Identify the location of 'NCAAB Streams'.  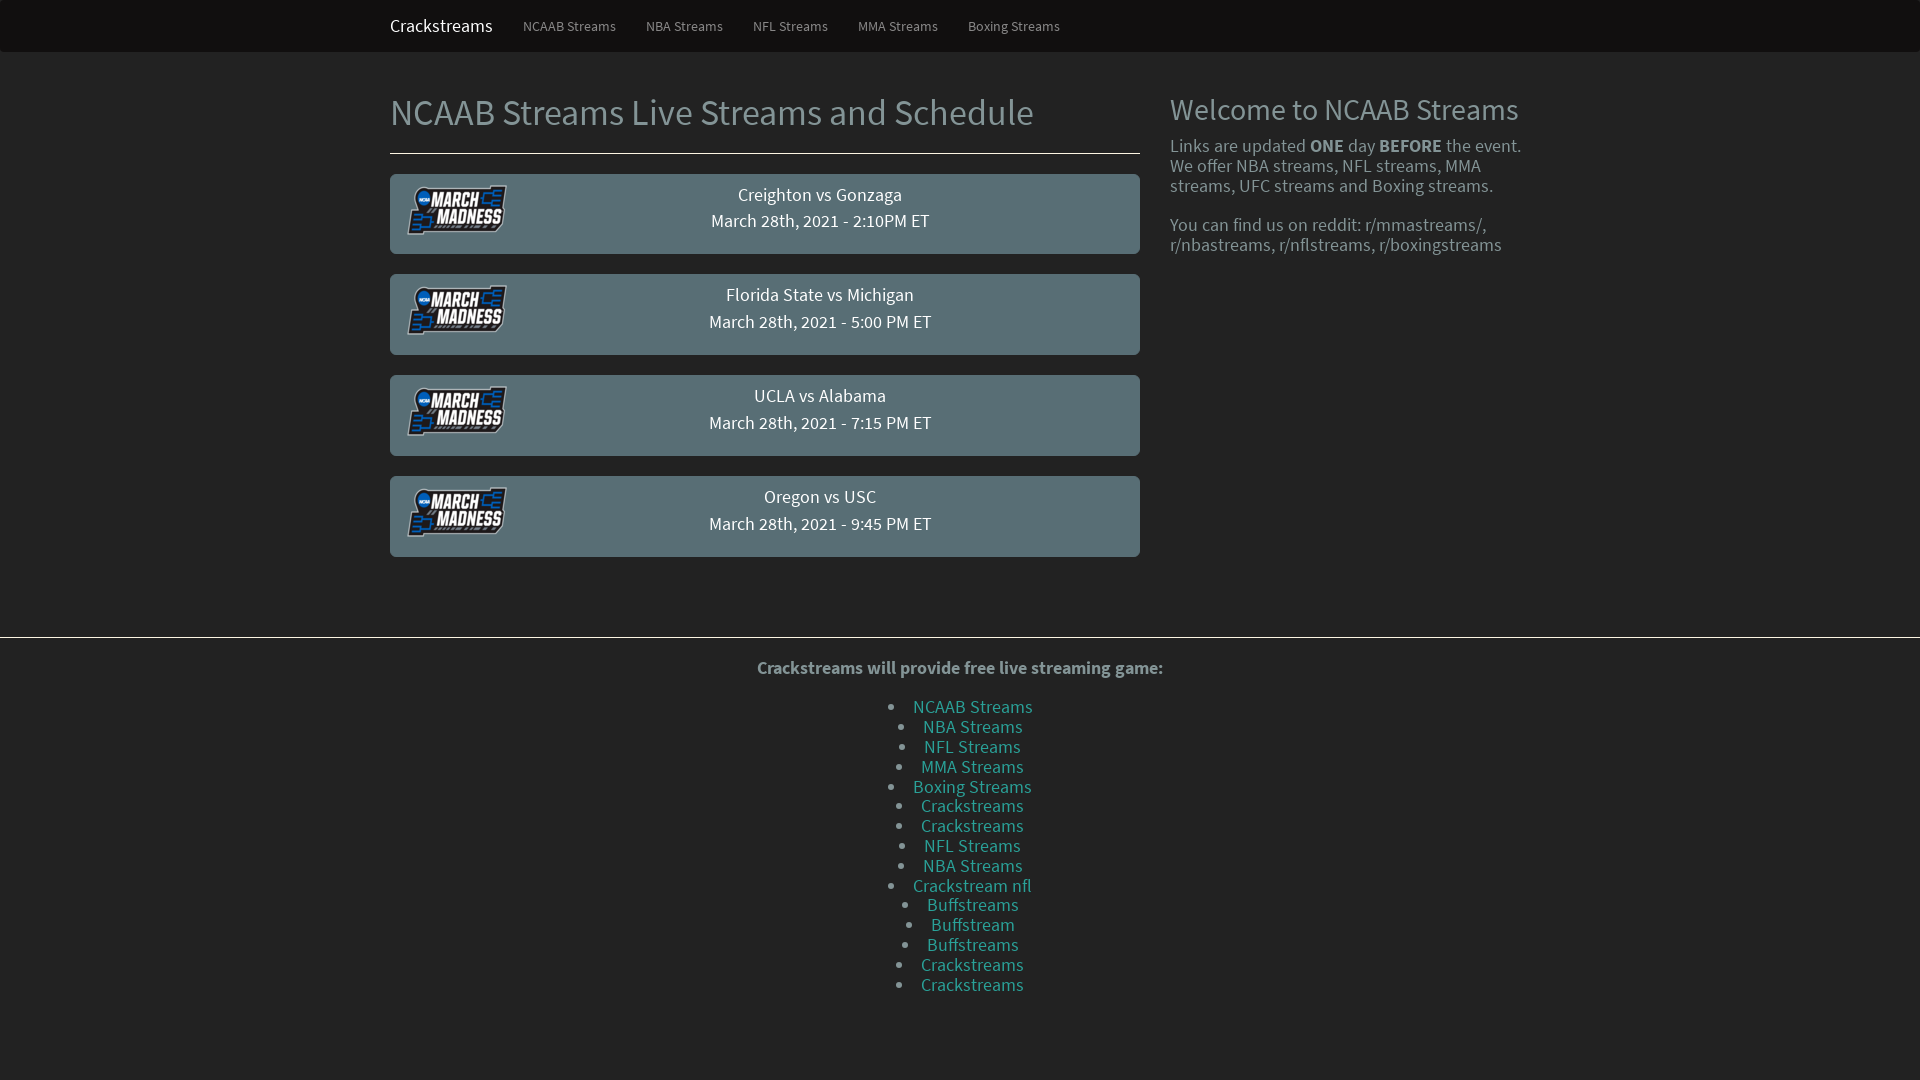
(971, 705).